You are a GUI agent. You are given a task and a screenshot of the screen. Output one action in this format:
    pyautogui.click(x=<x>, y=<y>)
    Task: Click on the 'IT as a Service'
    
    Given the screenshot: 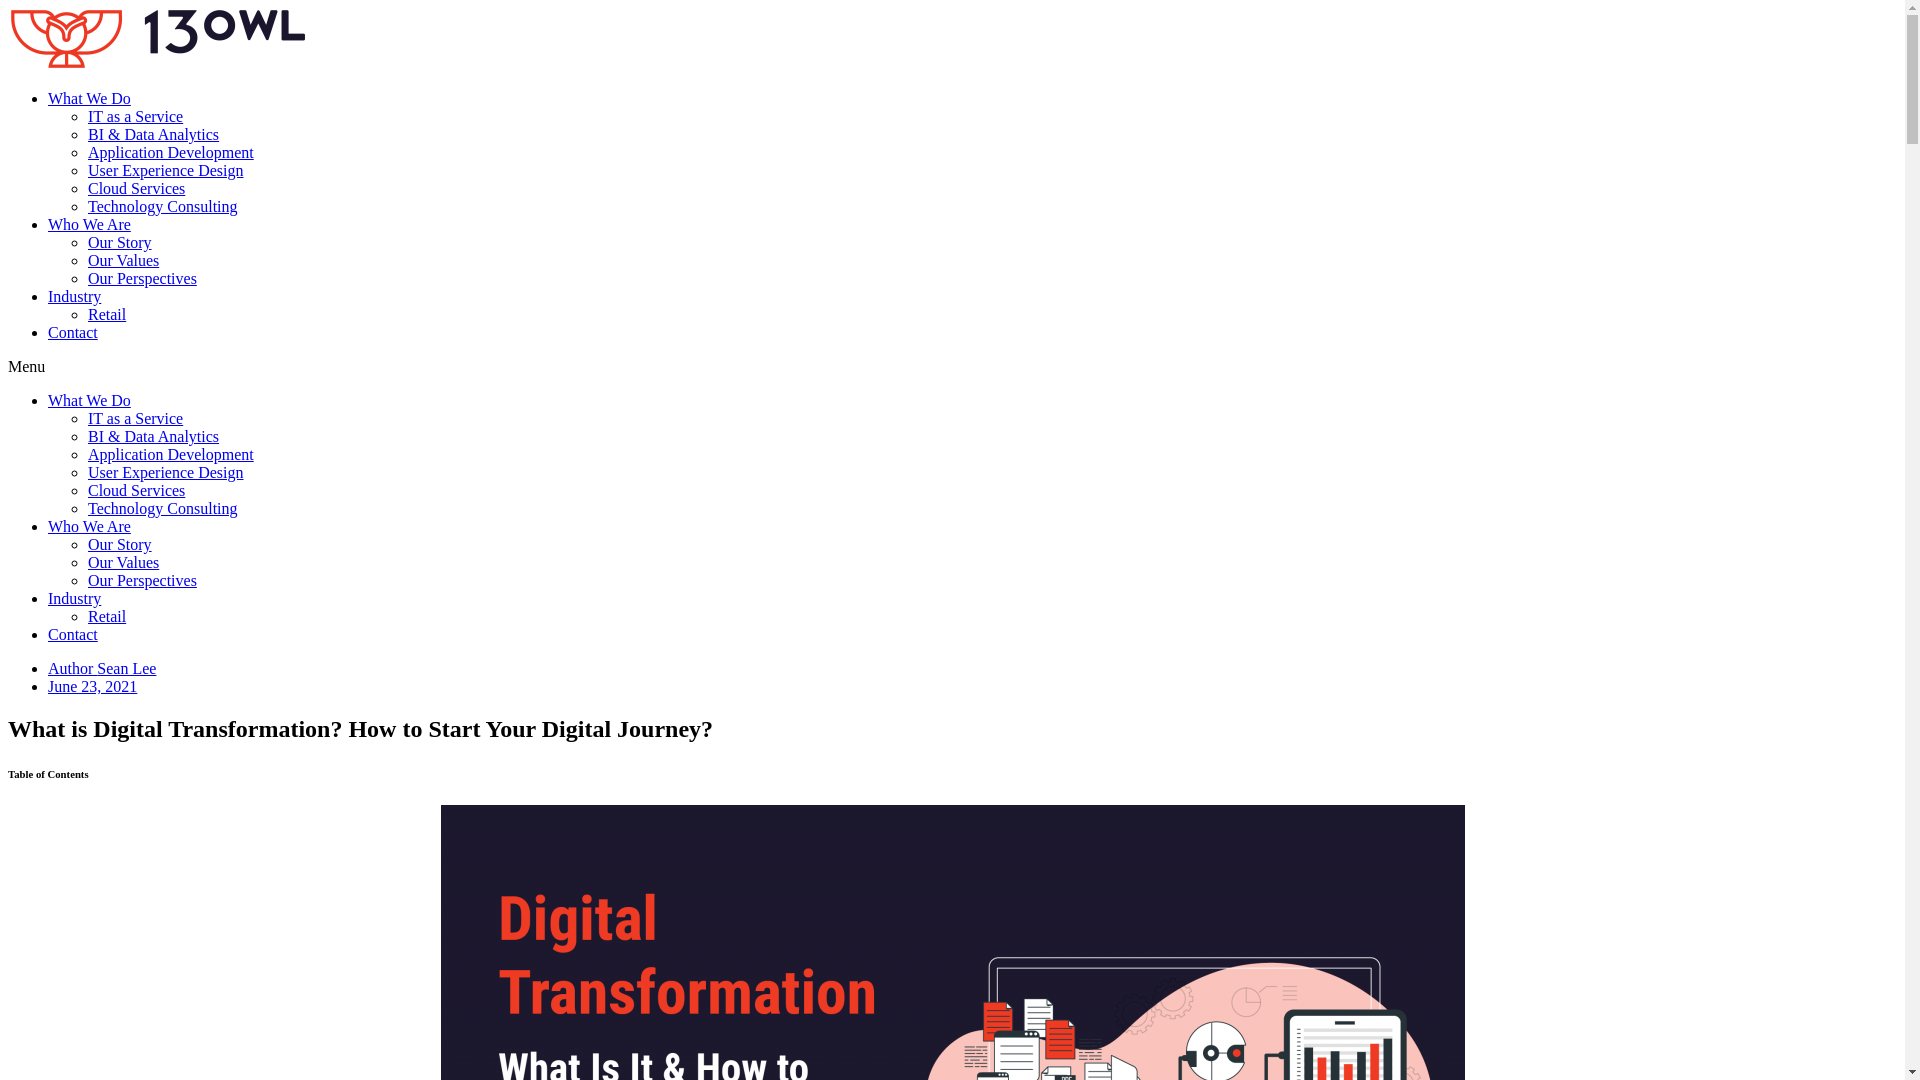 What is the action you would take?
    pyautogui.click(x=134, y=116)
    